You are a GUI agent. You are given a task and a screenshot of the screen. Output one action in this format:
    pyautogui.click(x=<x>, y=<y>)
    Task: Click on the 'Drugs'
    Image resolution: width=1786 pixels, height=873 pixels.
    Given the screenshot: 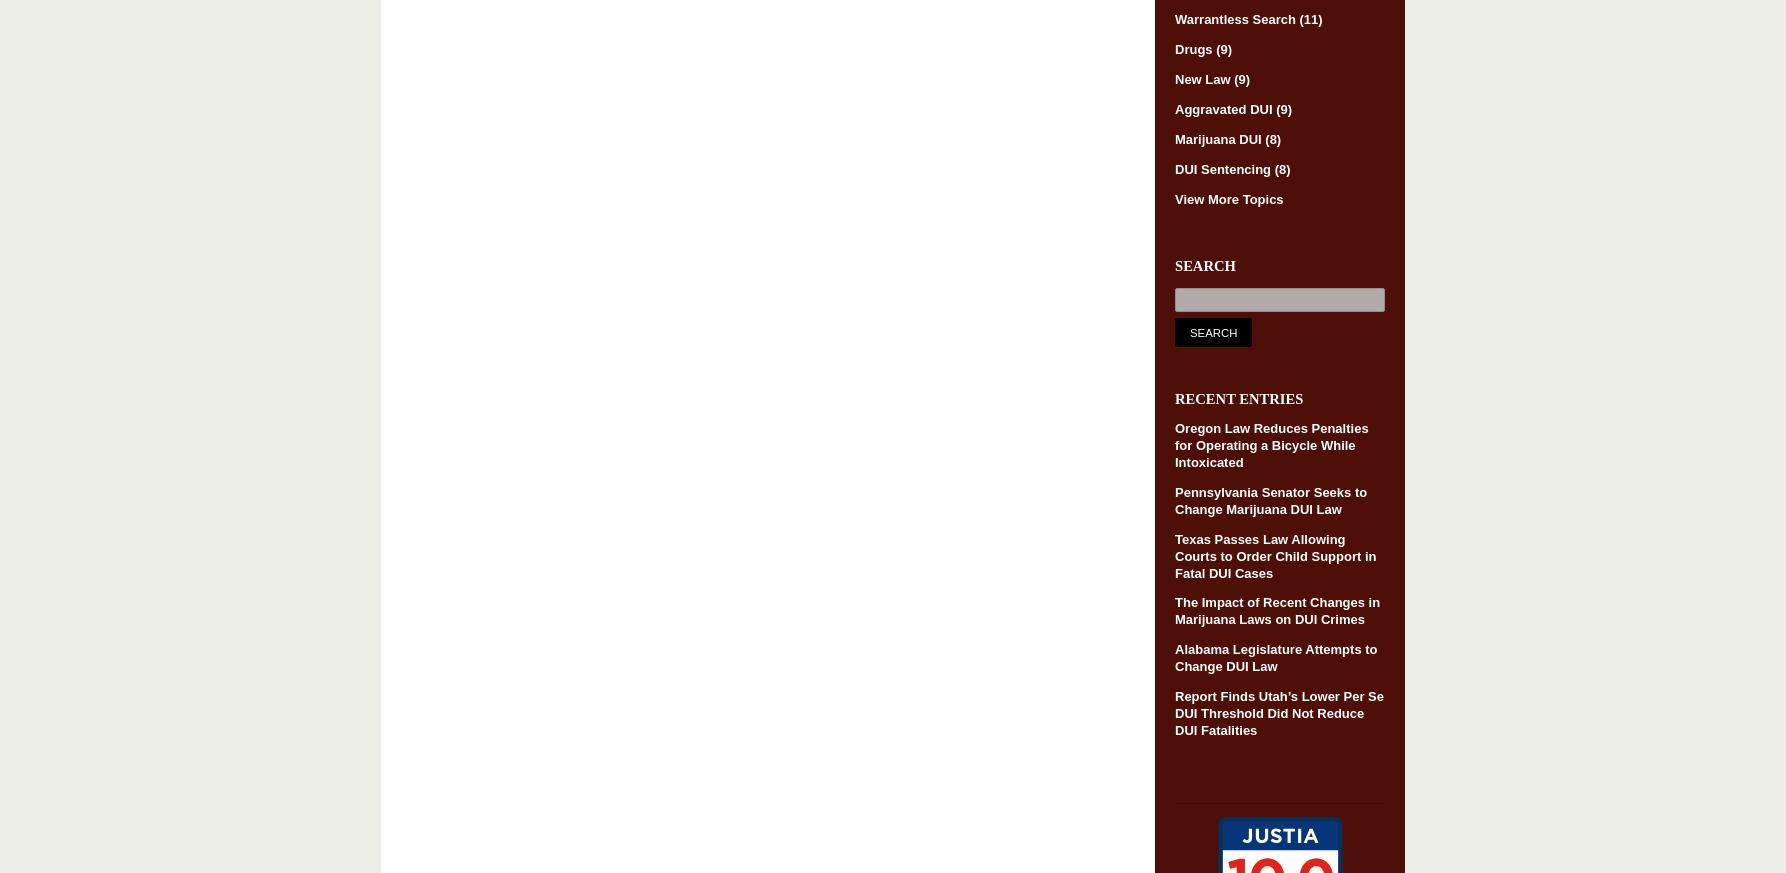 What is the action you would take?
    pyautogui.click(x=1195, y=48)
    